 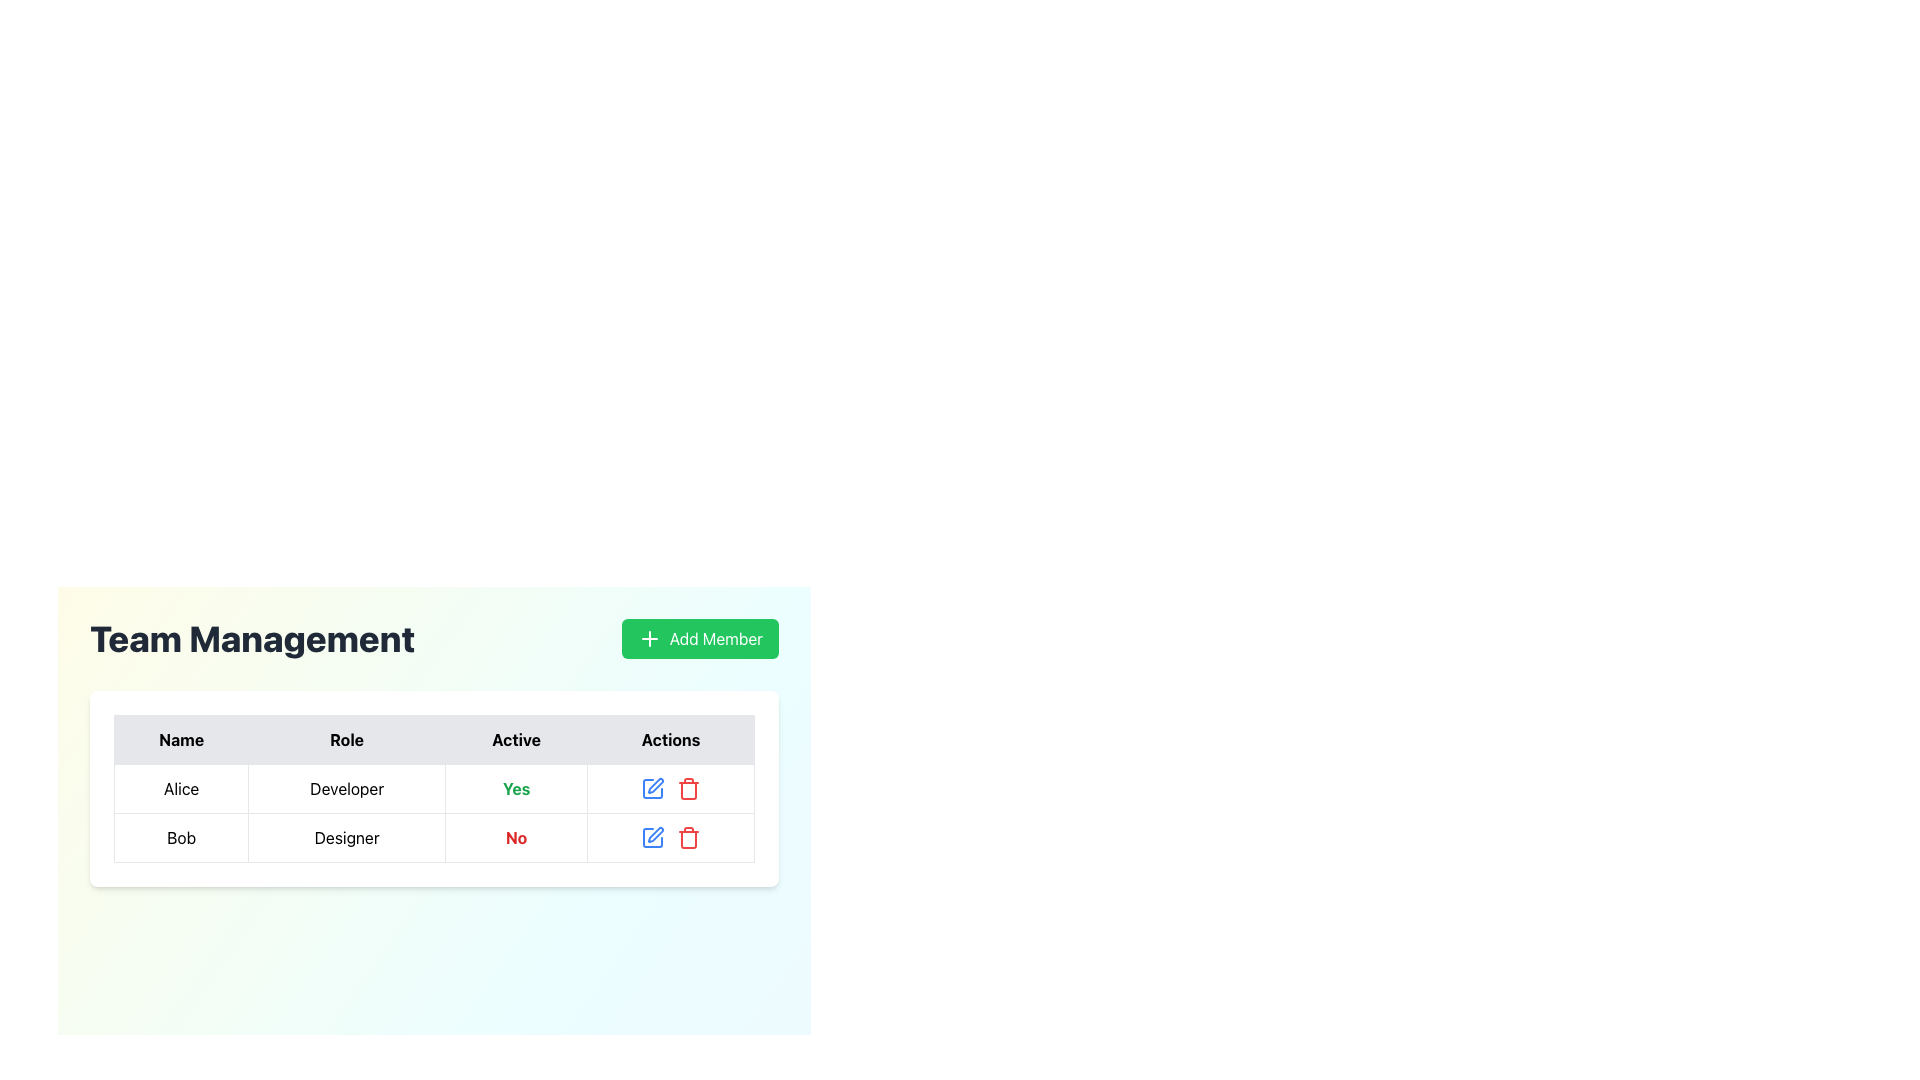 What do you see at coordinates (516, 788) in the screenshot?
I see `the text label indicating the active state of the team member 'Alice' in the 'Active' column of the management interface` at bounding box center [516, 788].